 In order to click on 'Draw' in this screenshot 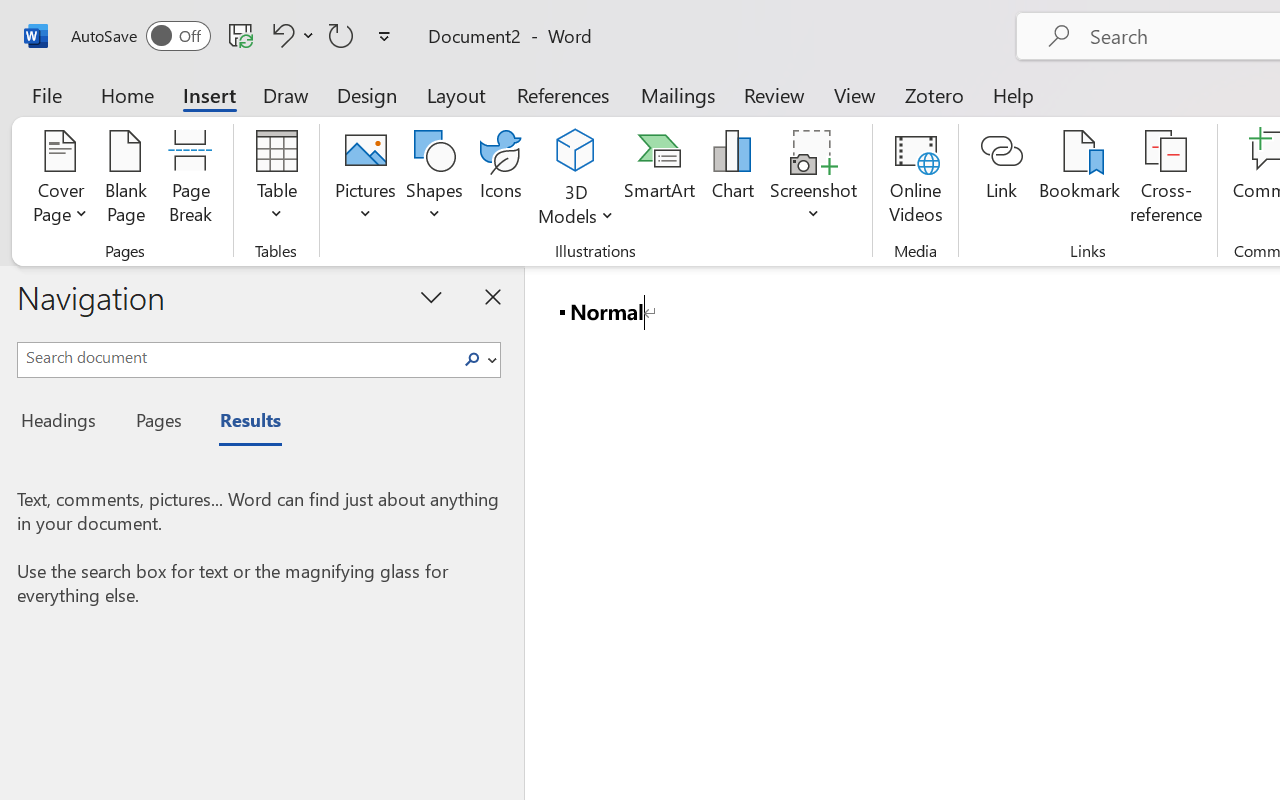, I will do `click(285, 94)`.